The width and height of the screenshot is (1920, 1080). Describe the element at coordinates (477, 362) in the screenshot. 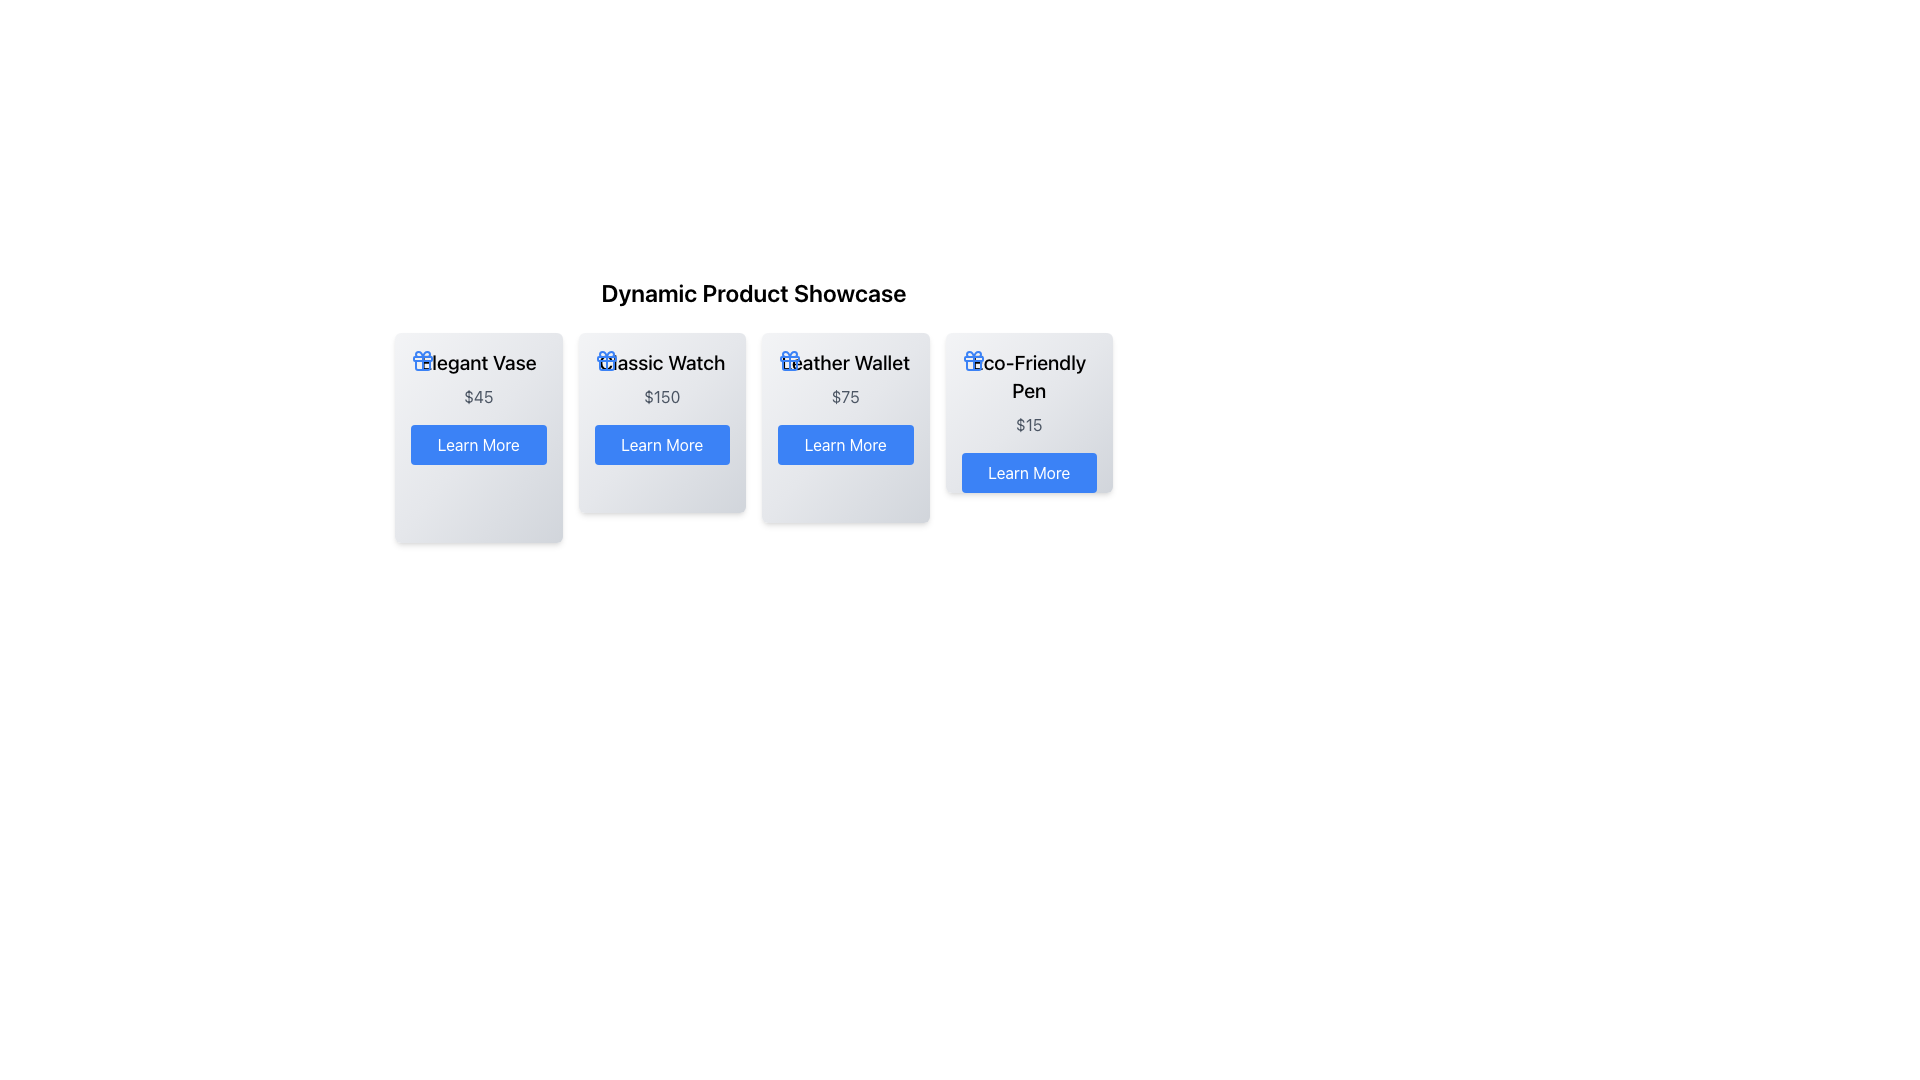

I see `the 'Elegant Vase' text label, which displays the product name at the top of its card, positioned above the price text and 'Learn More' button` at that location.